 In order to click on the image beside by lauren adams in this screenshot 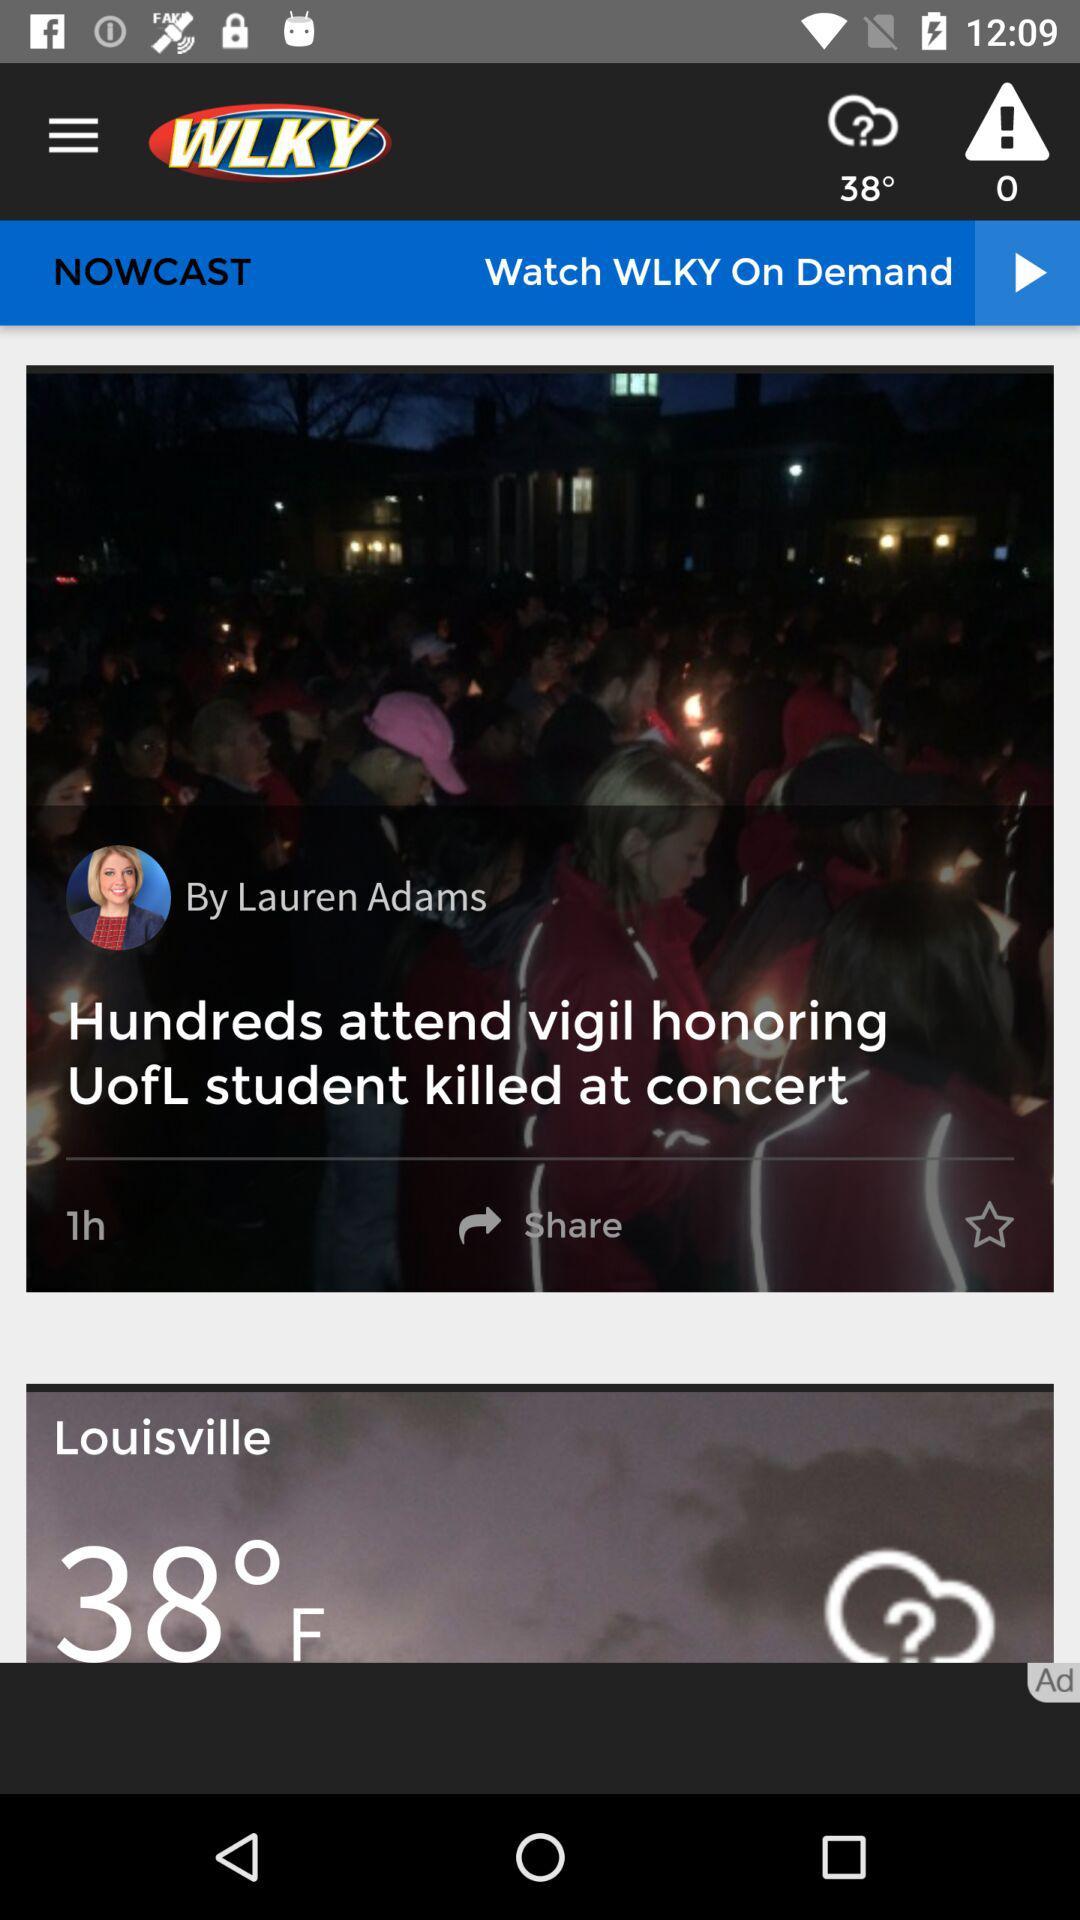, I will do `click(118, 896)`.